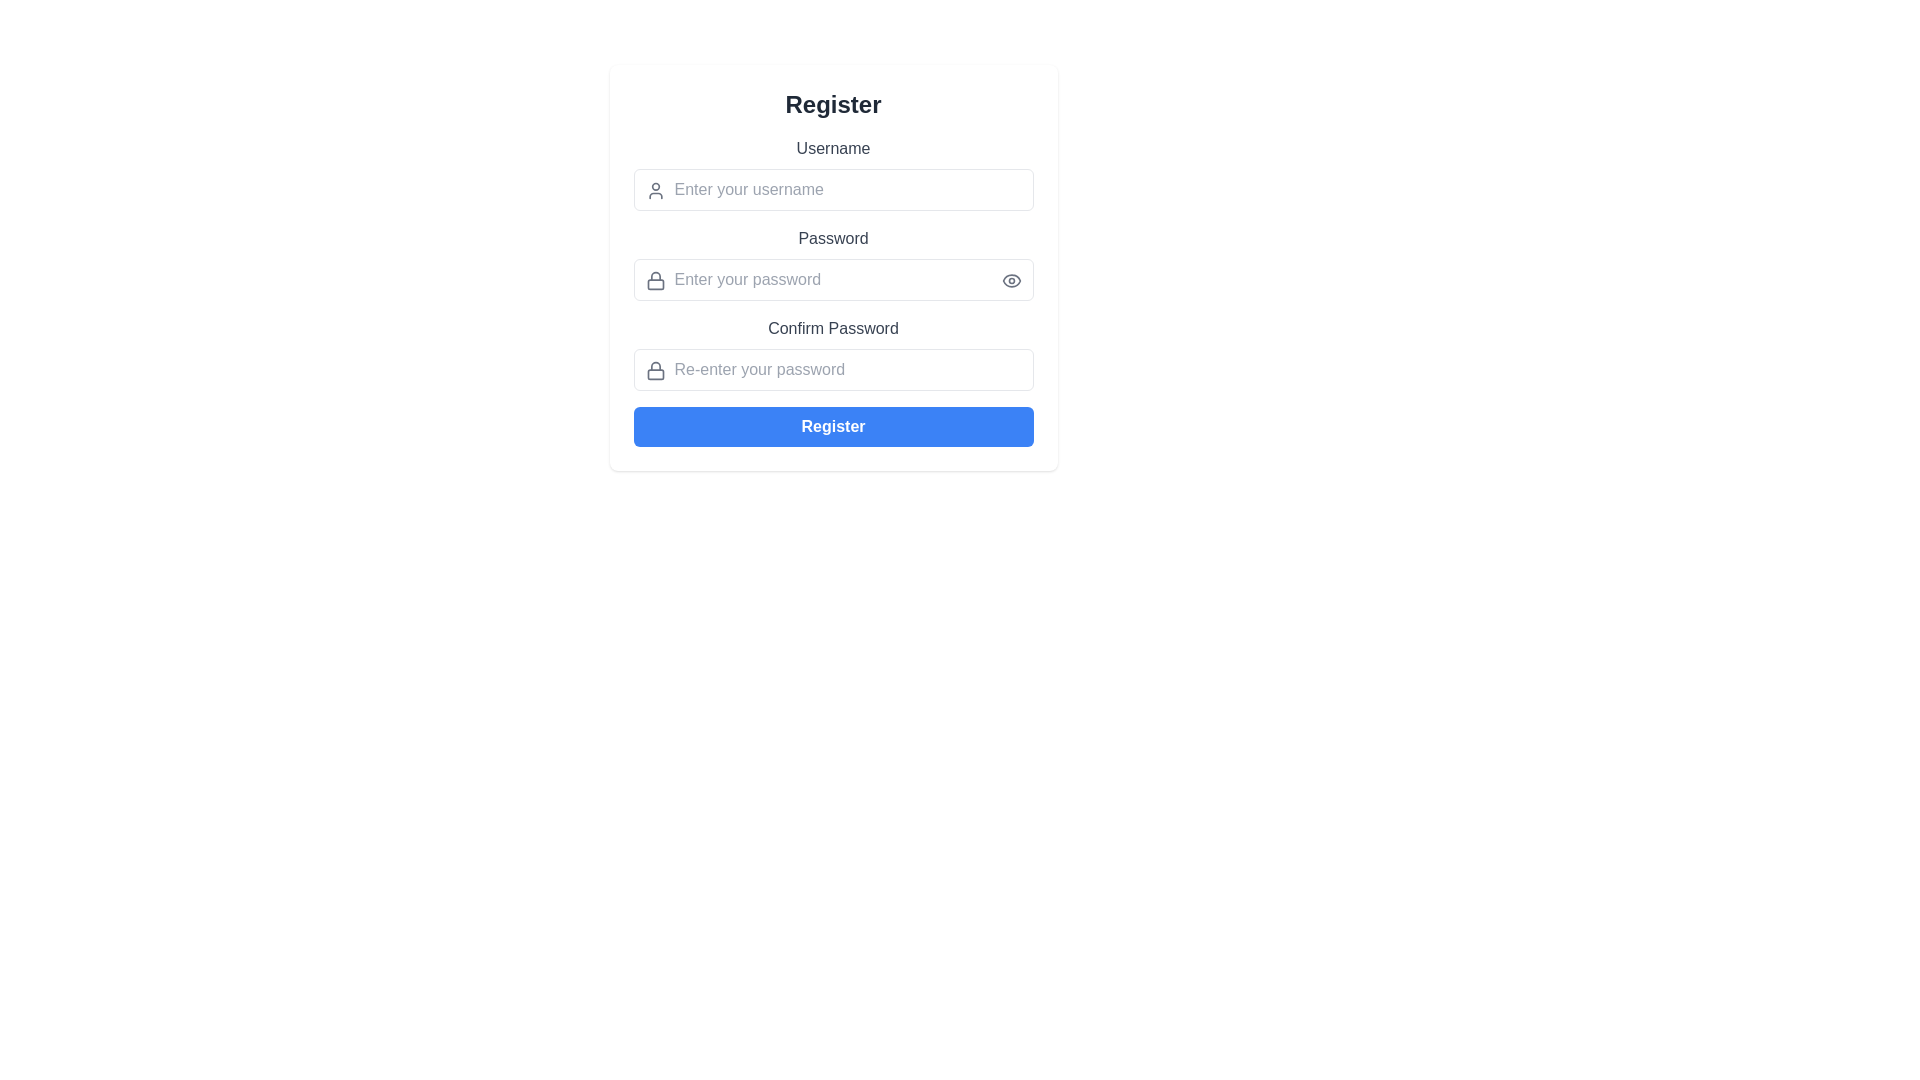  I want to click on the rectangular SVG shape representing the lock body, which is styled in gray, so click(655, 374).